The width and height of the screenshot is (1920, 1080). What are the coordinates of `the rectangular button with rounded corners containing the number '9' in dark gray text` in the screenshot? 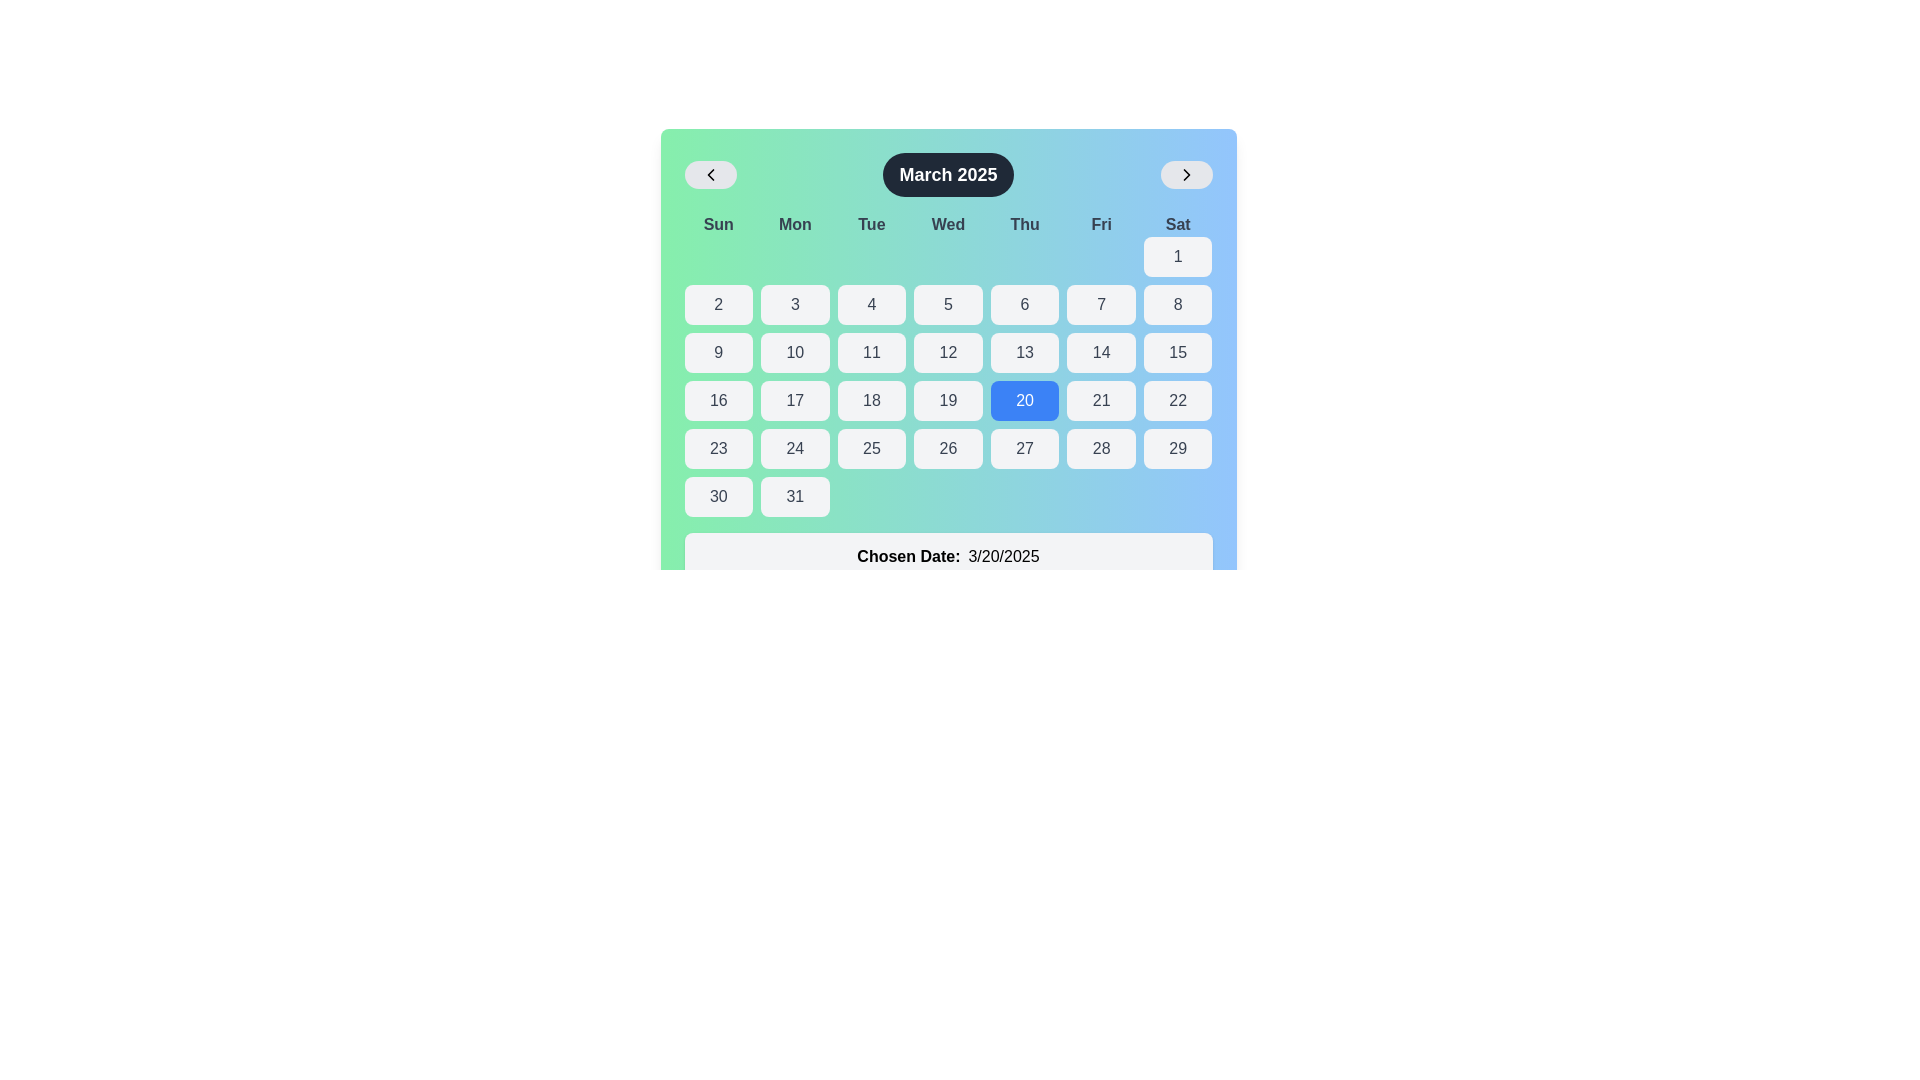 It's located at (718, 352).